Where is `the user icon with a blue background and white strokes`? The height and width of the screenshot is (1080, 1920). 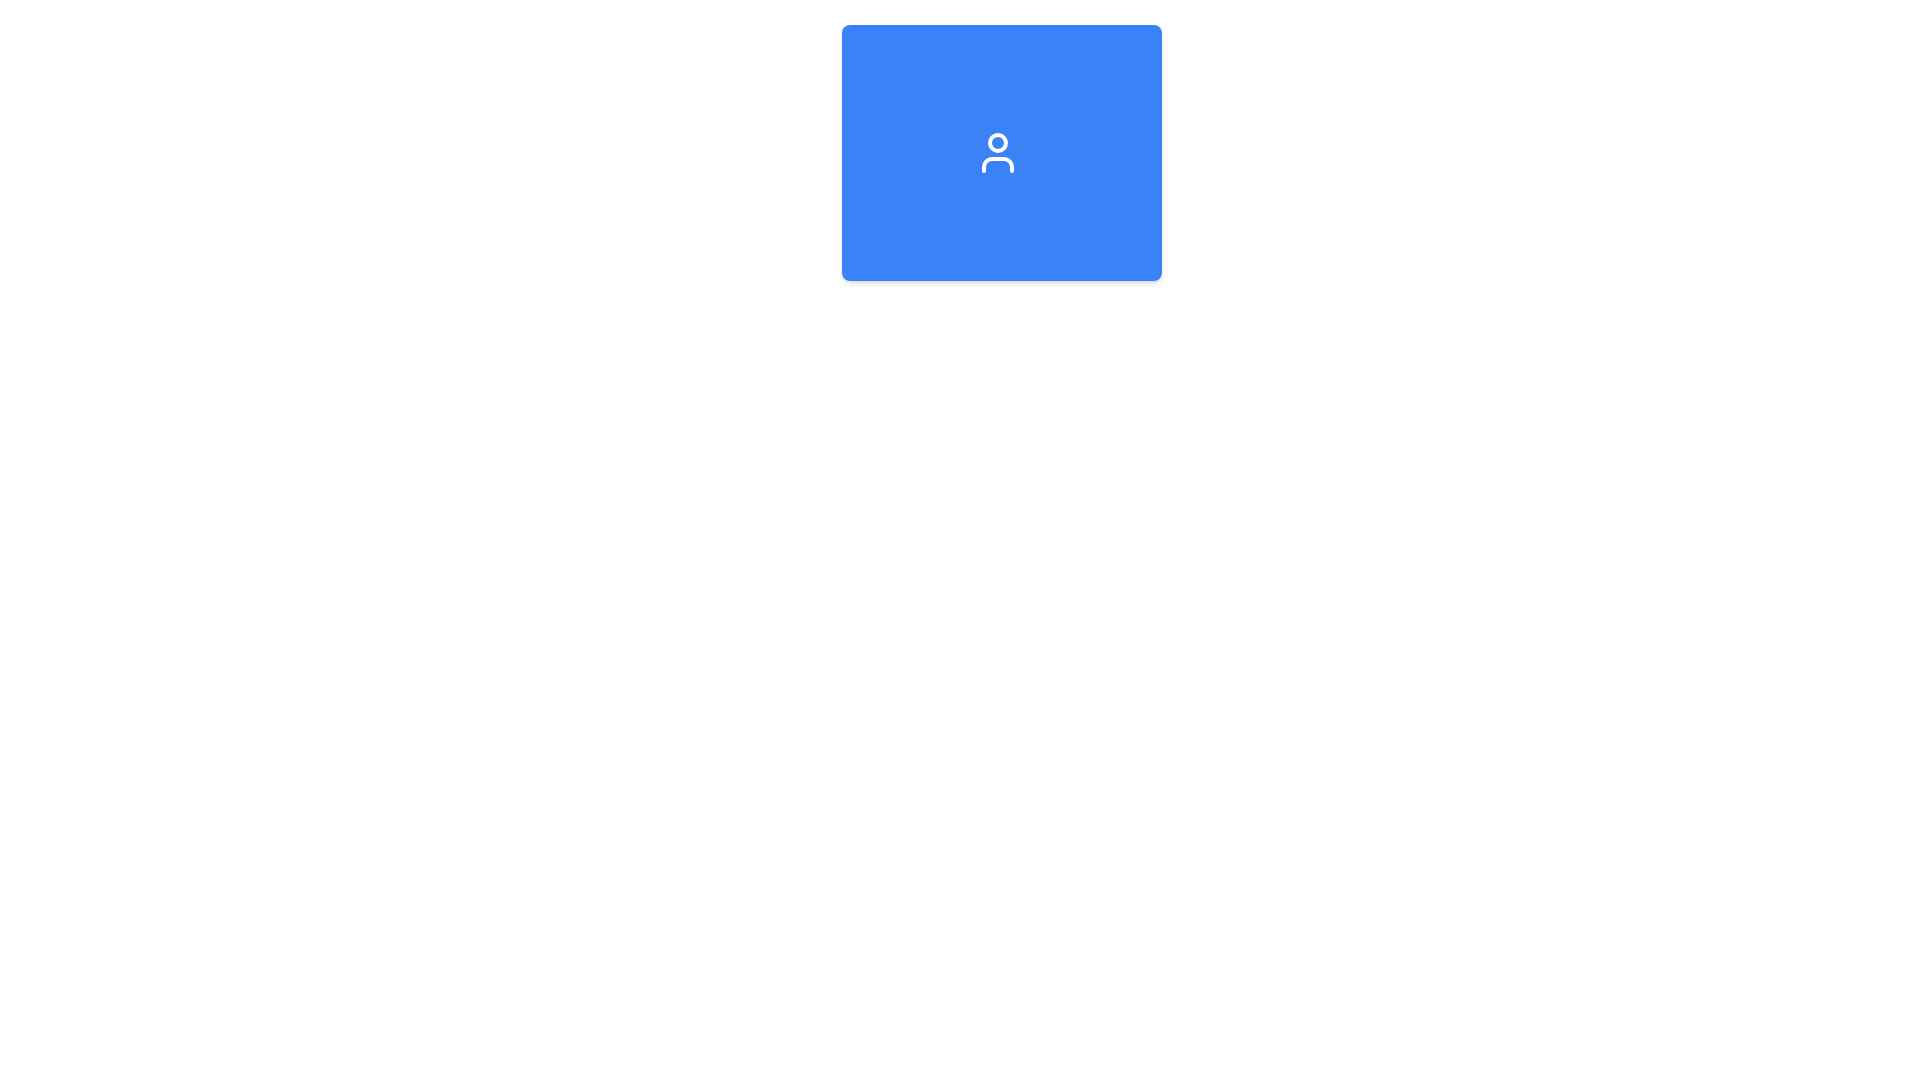 the user icon with a blue background and white strokes is located at coordinates (998, 152).